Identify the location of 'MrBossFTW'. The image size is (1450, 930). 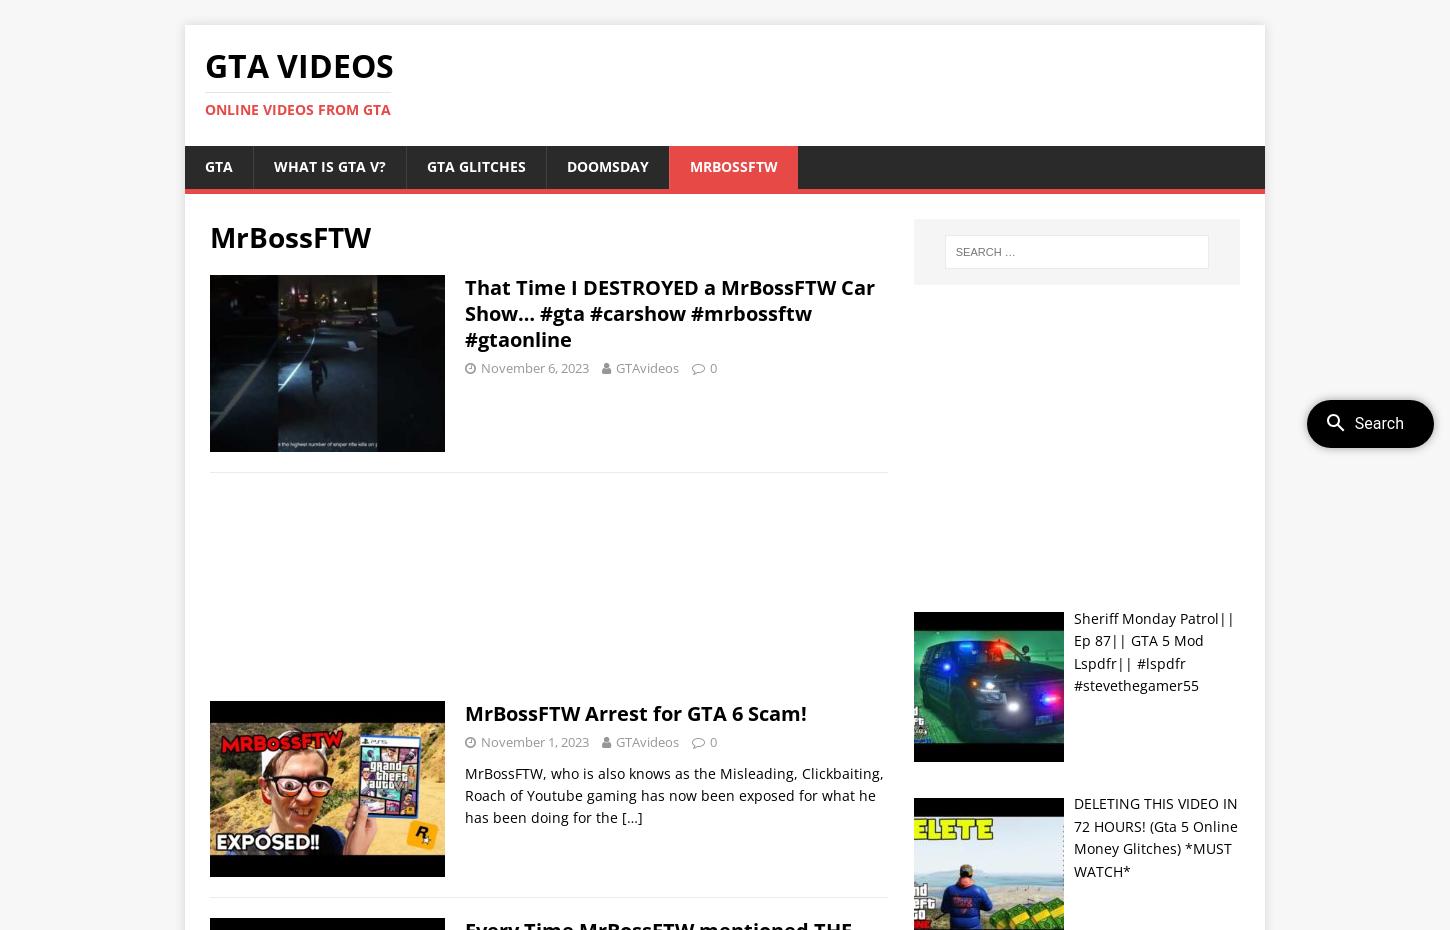
(290, 236).